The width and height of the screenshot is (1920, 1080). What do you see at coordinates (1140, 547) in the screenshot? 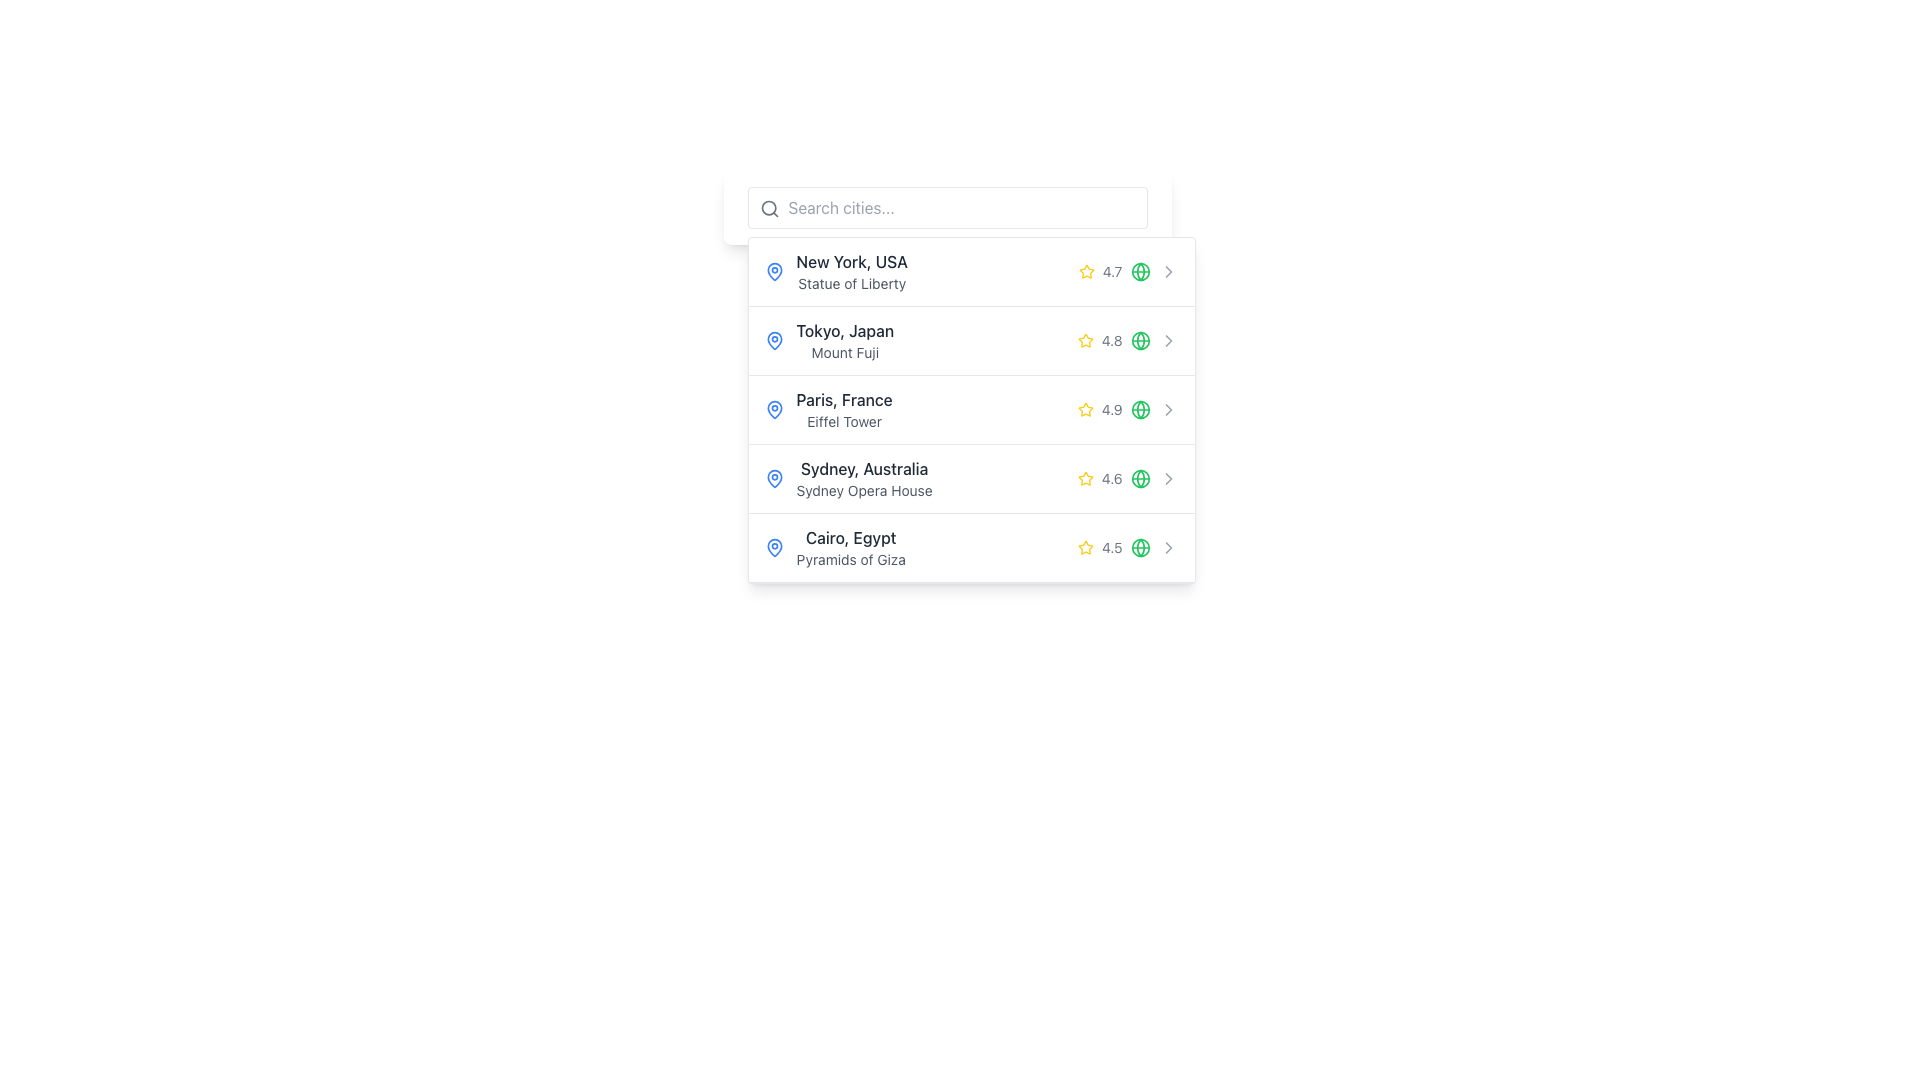
I see `the globe icon located as the last element in the row corresponding to 'Cairo, Egypt', following the star rating and text elements` at bounding box center [1140, 547].